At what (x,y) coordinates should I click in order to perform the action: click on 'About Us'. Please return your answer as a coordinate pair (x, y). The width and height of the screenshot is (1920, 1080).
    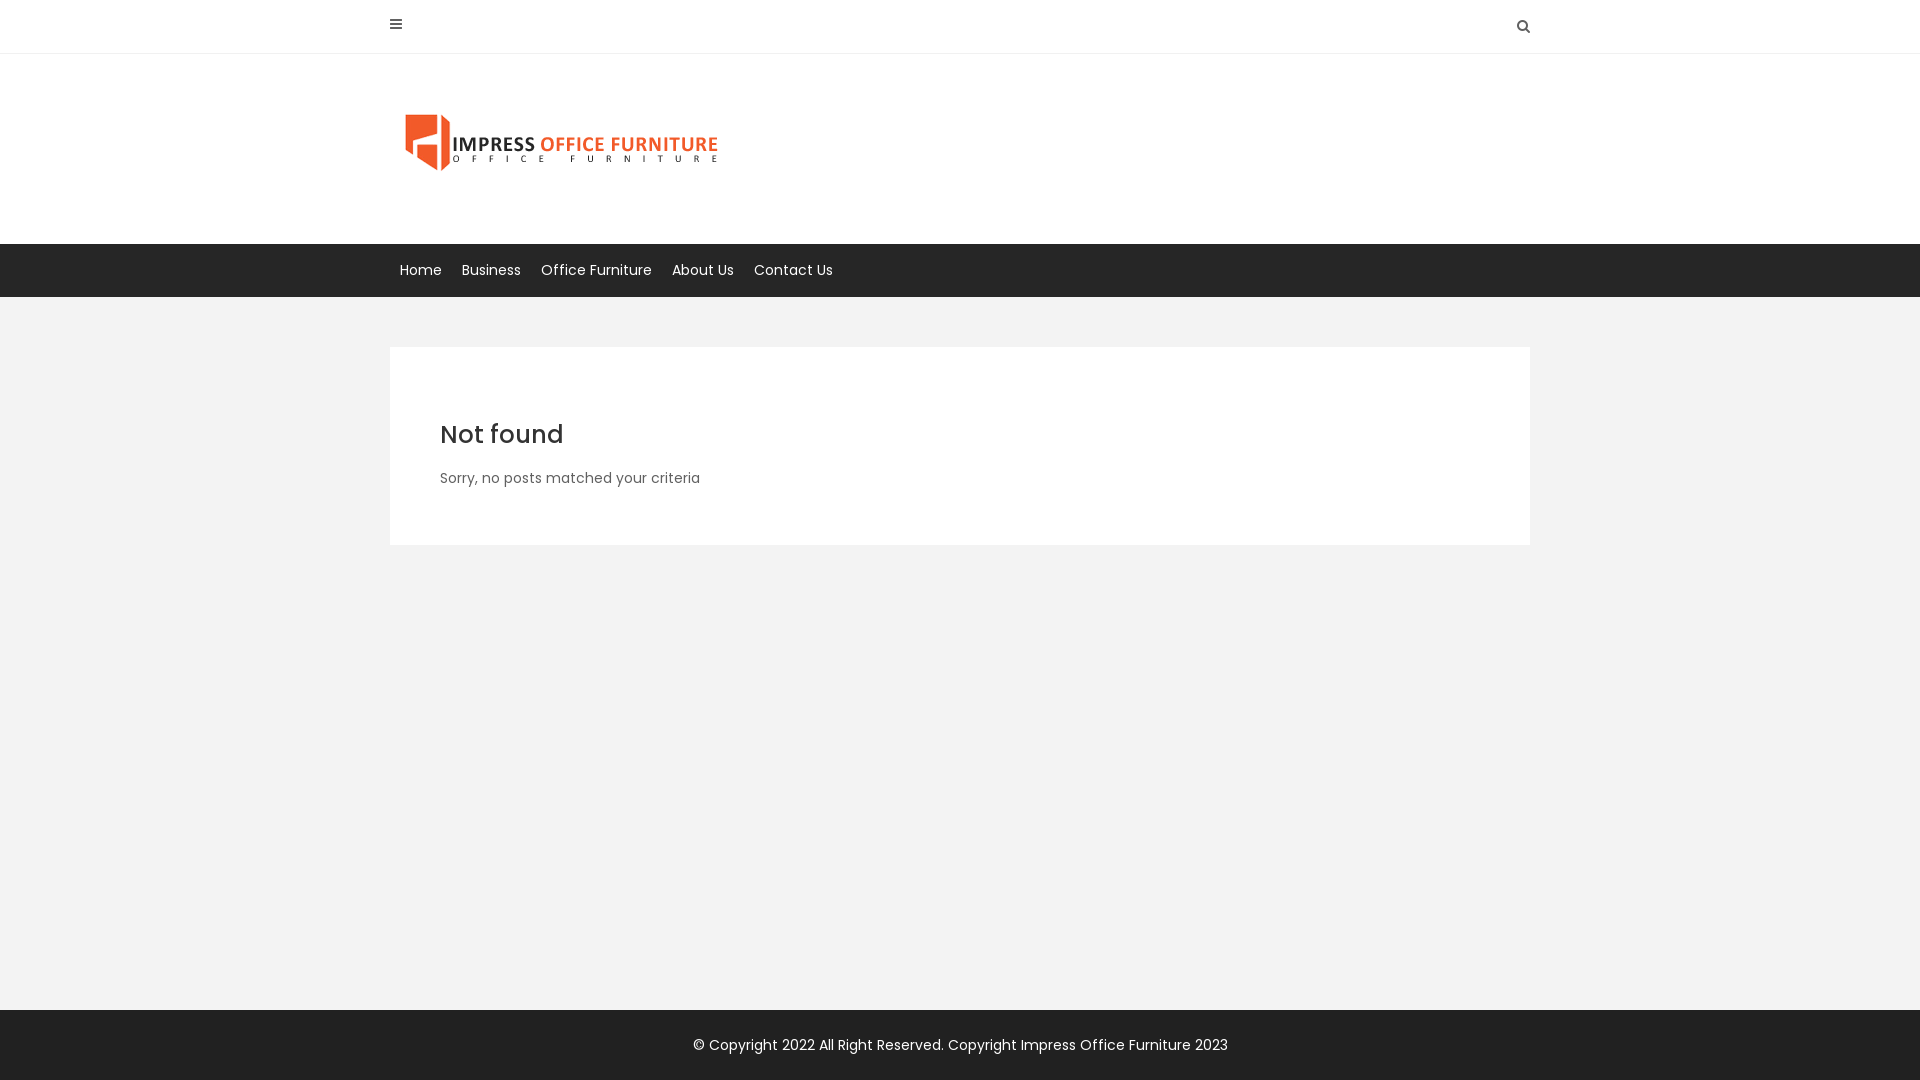
    Looking at the image, I should click on (702, 270).